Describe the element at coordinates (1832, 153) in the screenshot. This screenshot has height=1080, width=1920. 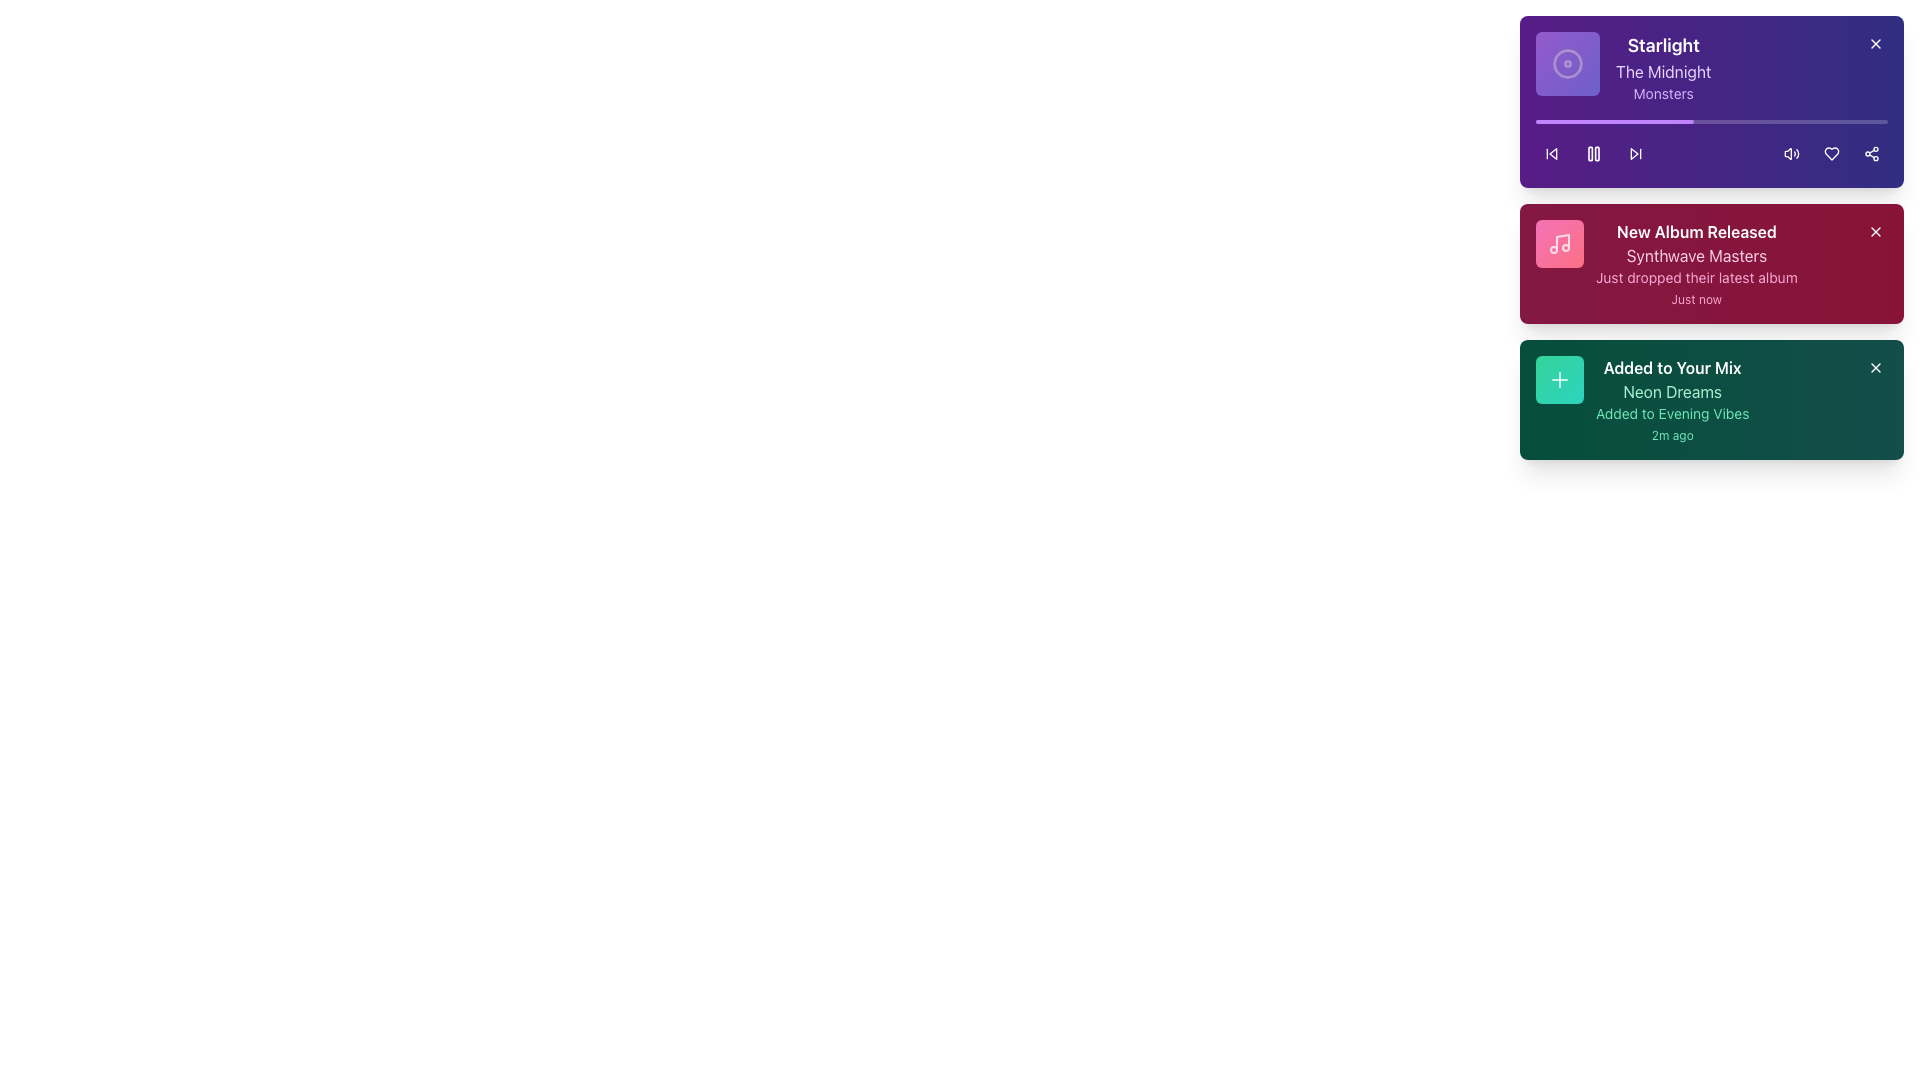
I see `the heart-shaped interactive button with a white outline on a purple background to favorite the content` at that location.